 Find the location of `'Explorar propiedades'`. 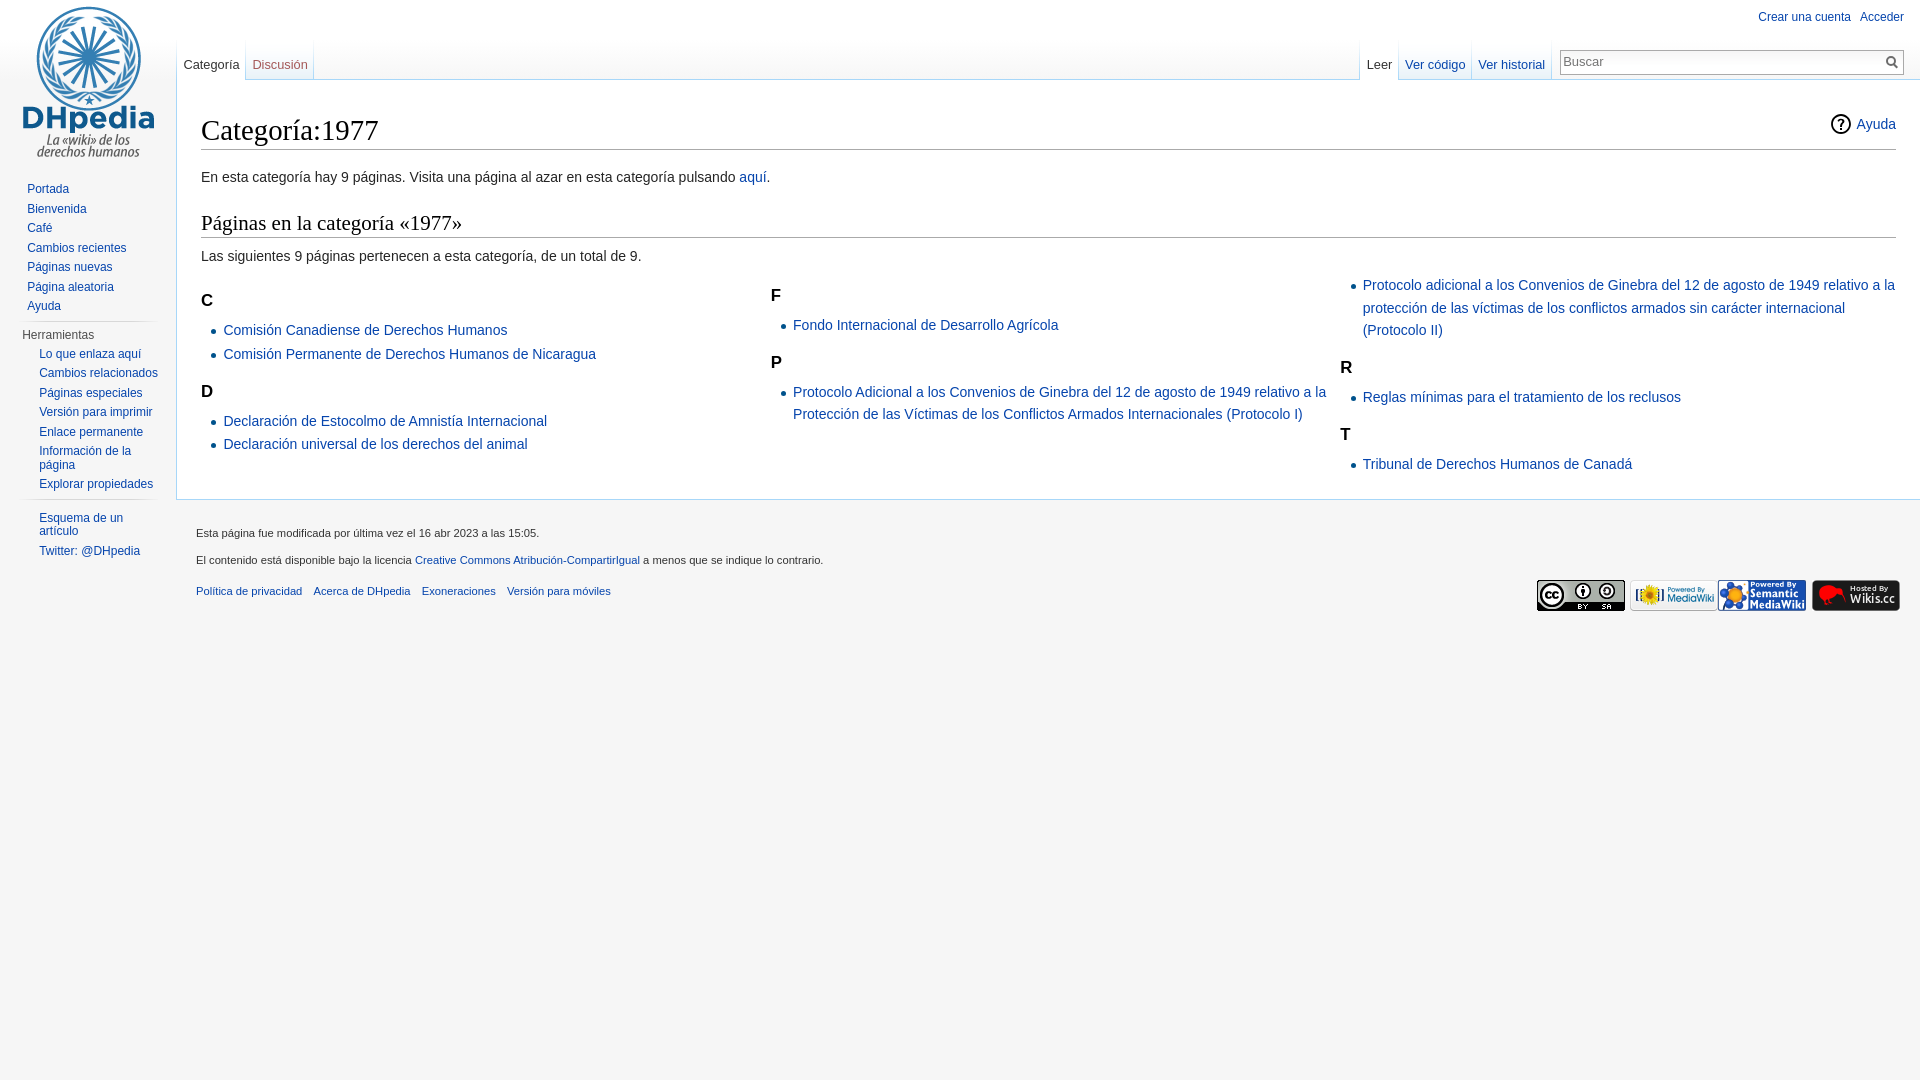

'Explorar propiedades' is located at coordinates (95, 483).